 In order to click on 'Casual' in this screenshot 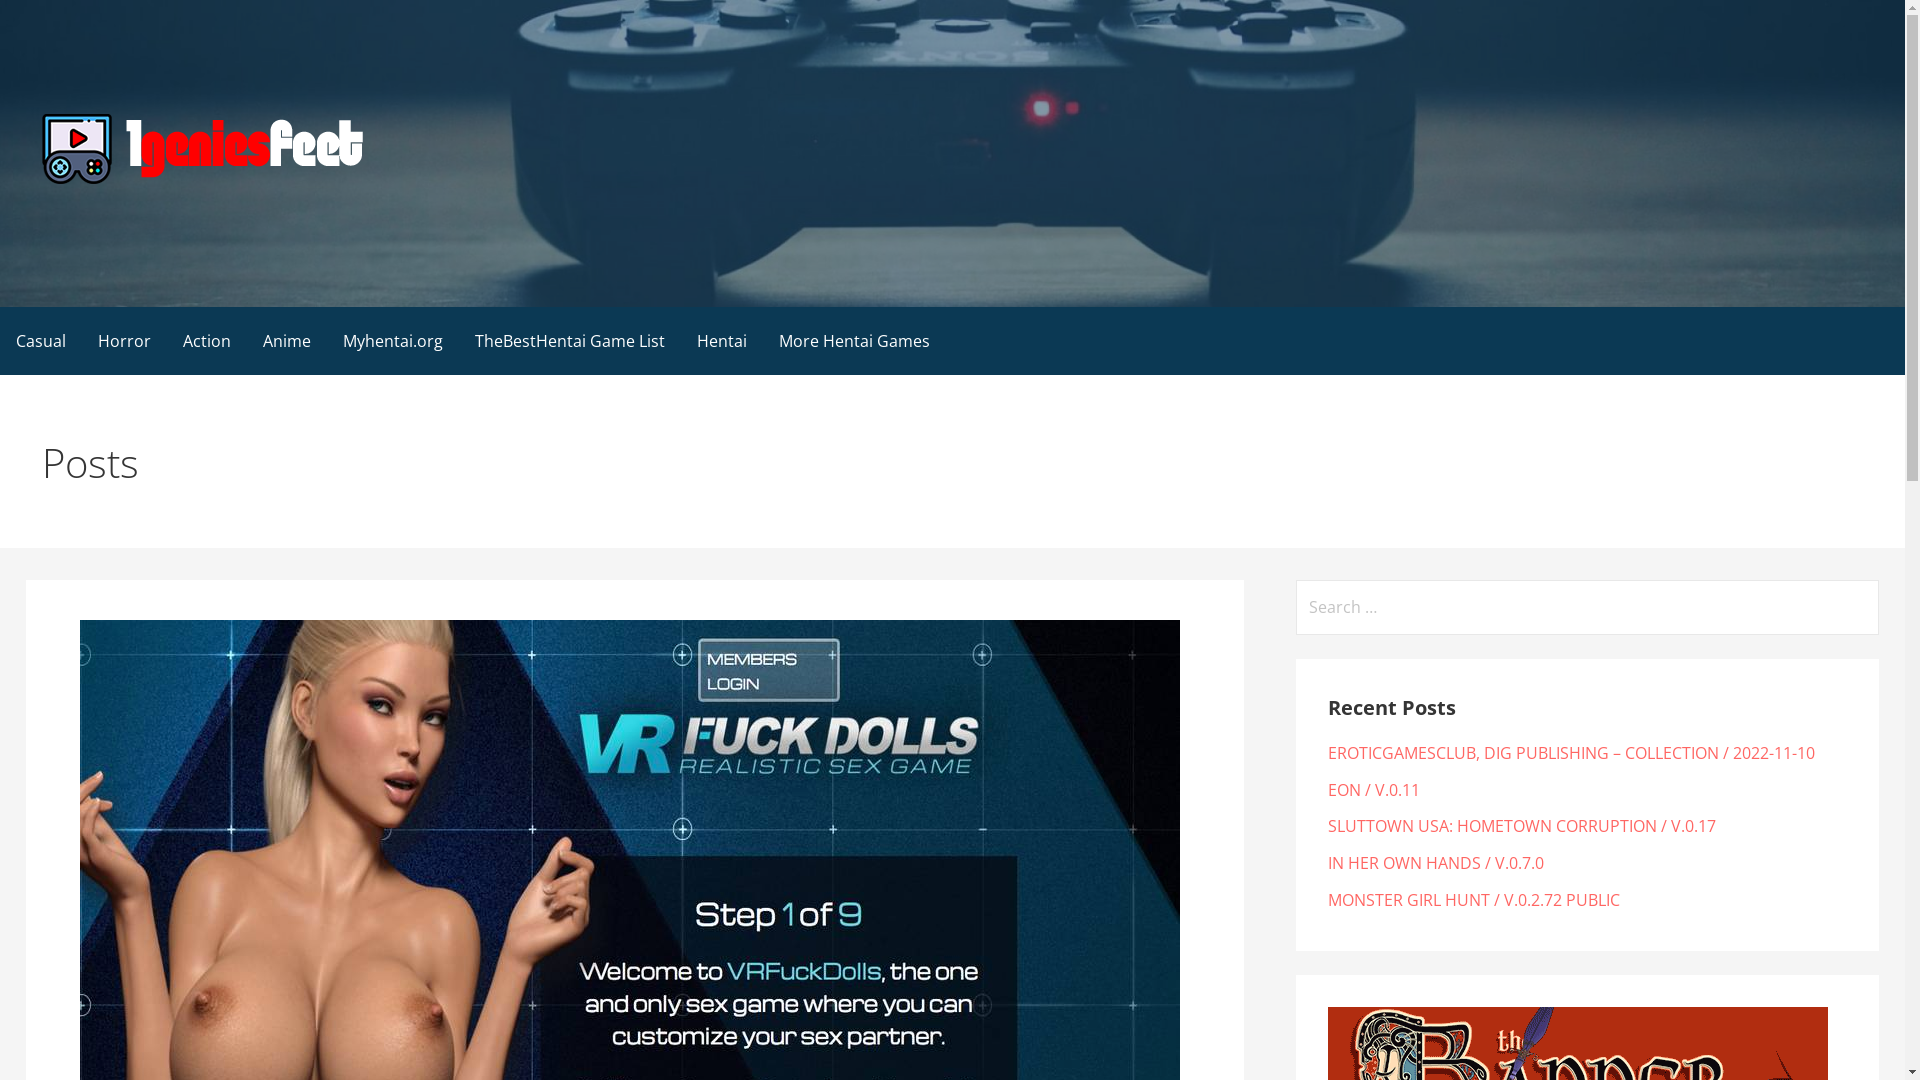, I will do `click(41, 339)`.